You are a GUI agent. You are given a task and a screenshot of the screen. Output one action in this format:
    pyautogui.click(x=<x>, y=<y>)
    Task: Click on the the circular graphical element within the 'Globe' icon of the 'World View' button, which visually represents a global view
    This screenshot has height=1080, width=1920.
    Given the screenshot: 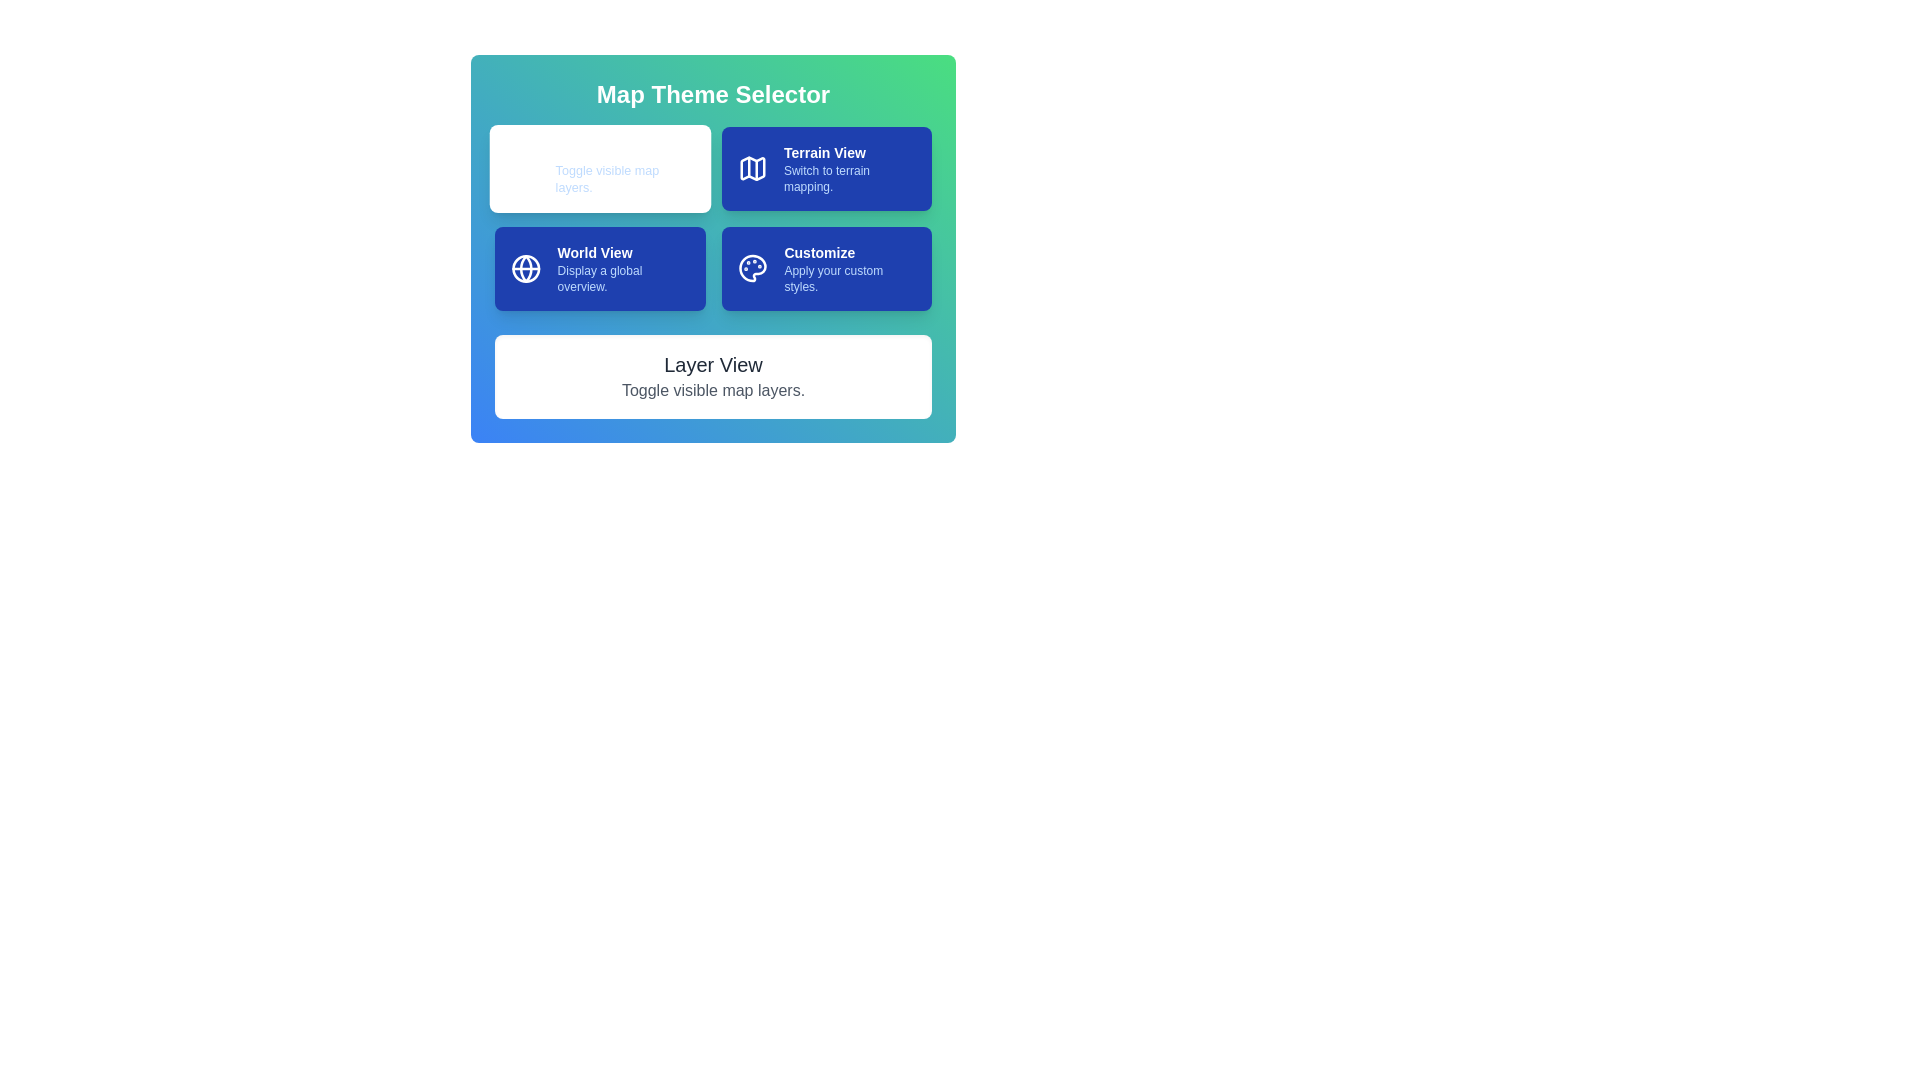 What is the action you would take?
    pyautogui.click(x=526, y=268)
    